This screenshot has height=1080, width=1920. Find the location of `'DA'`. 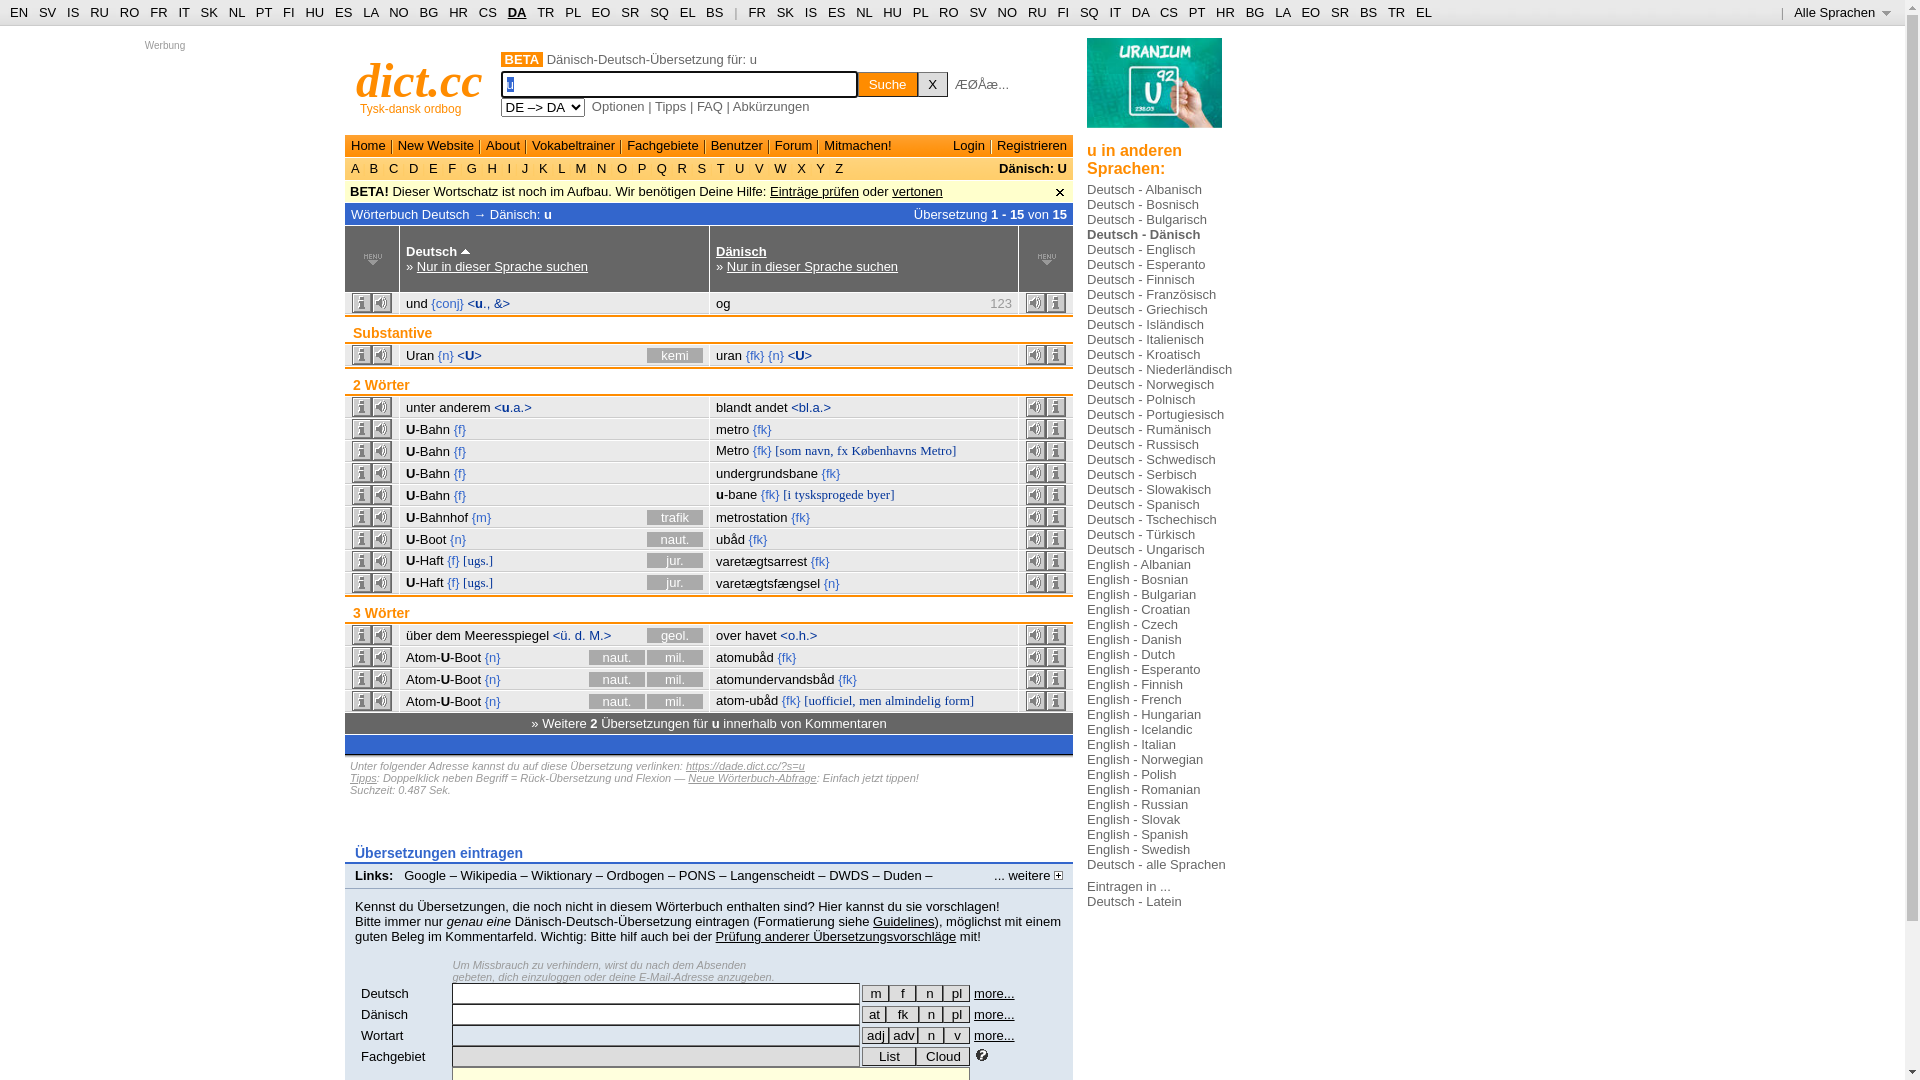

'DA' is located at coordinates (517, 12).